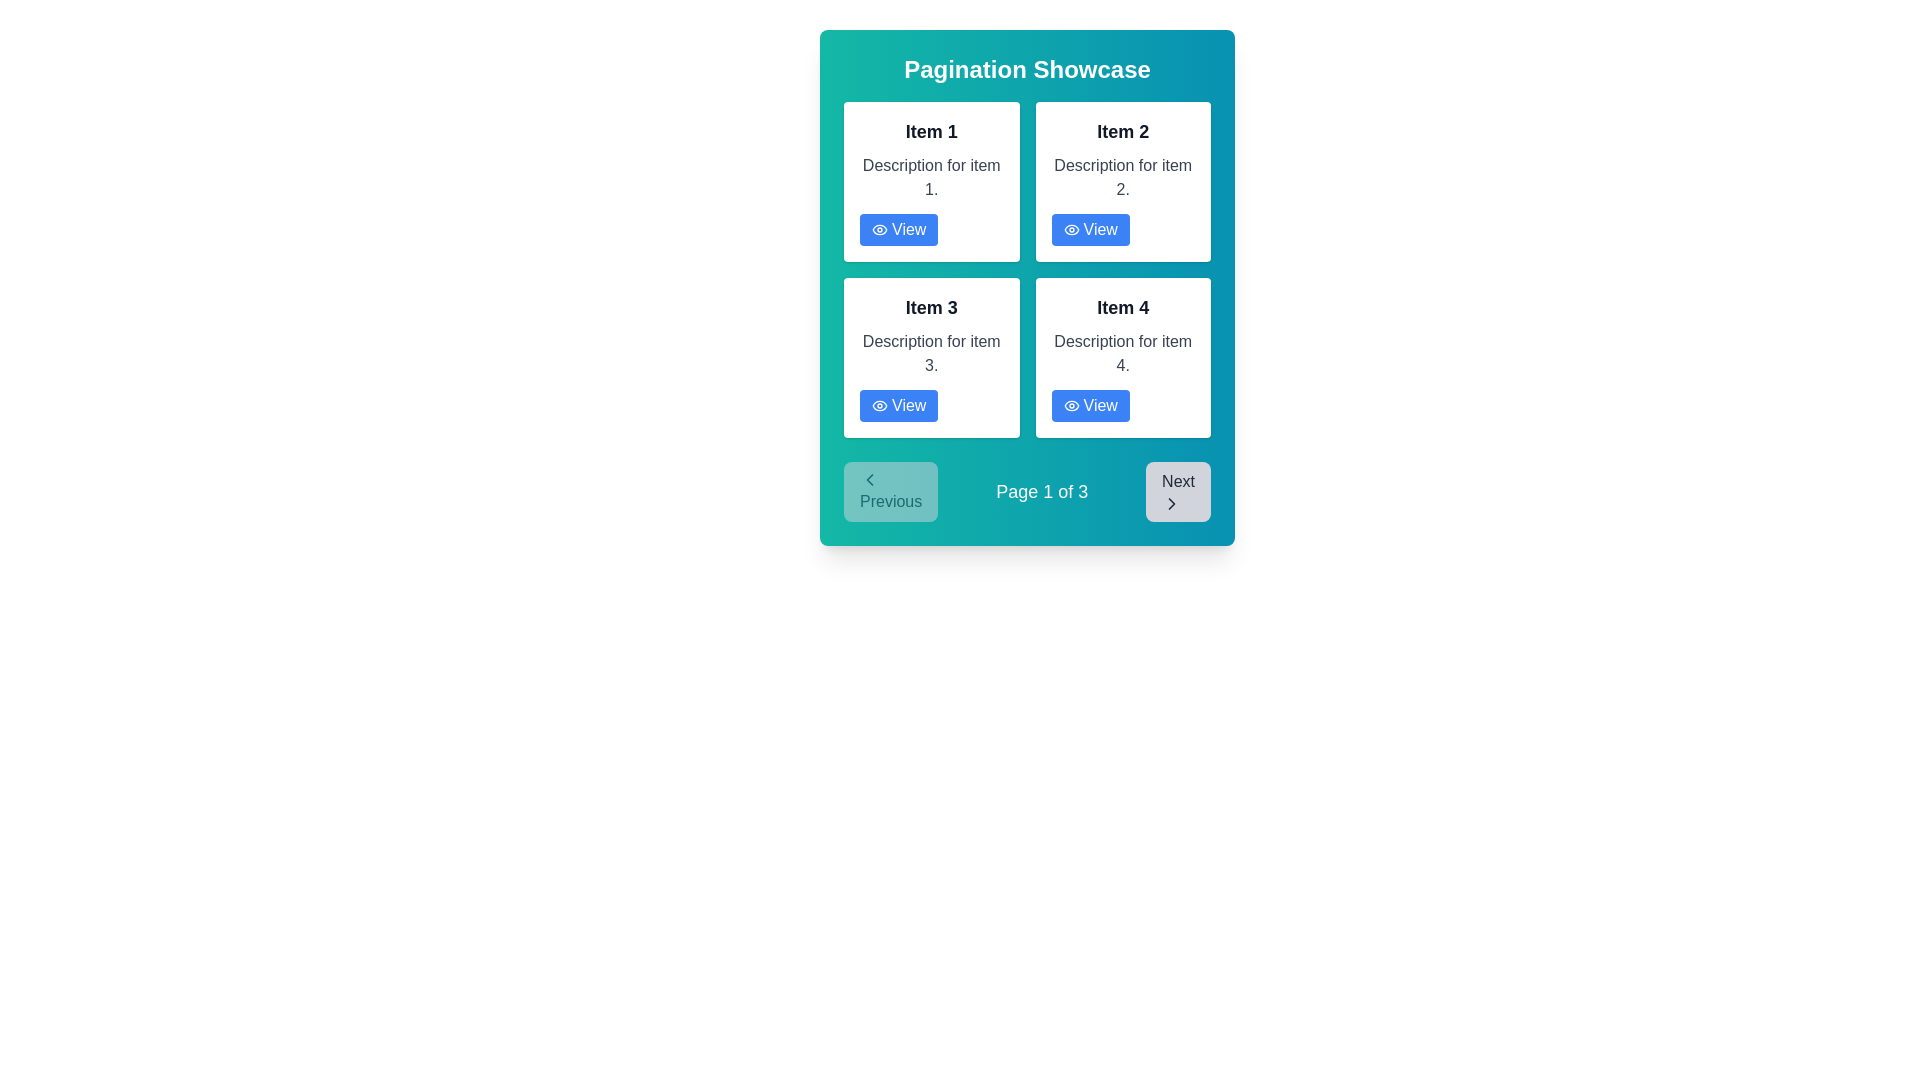 Image resolution: width=1920 pixels, height=1080 pixels. What do you see at coordinates (1070, 405) in the screenshot?
I see `the eye-shaped vector icon situated on the 'View' button, which has white text on a blue background, located at the bottom-right corner of the 'Item 4' card in the grid layout of the 'Pagination Showcase'` at bounding box center [1070, 405].